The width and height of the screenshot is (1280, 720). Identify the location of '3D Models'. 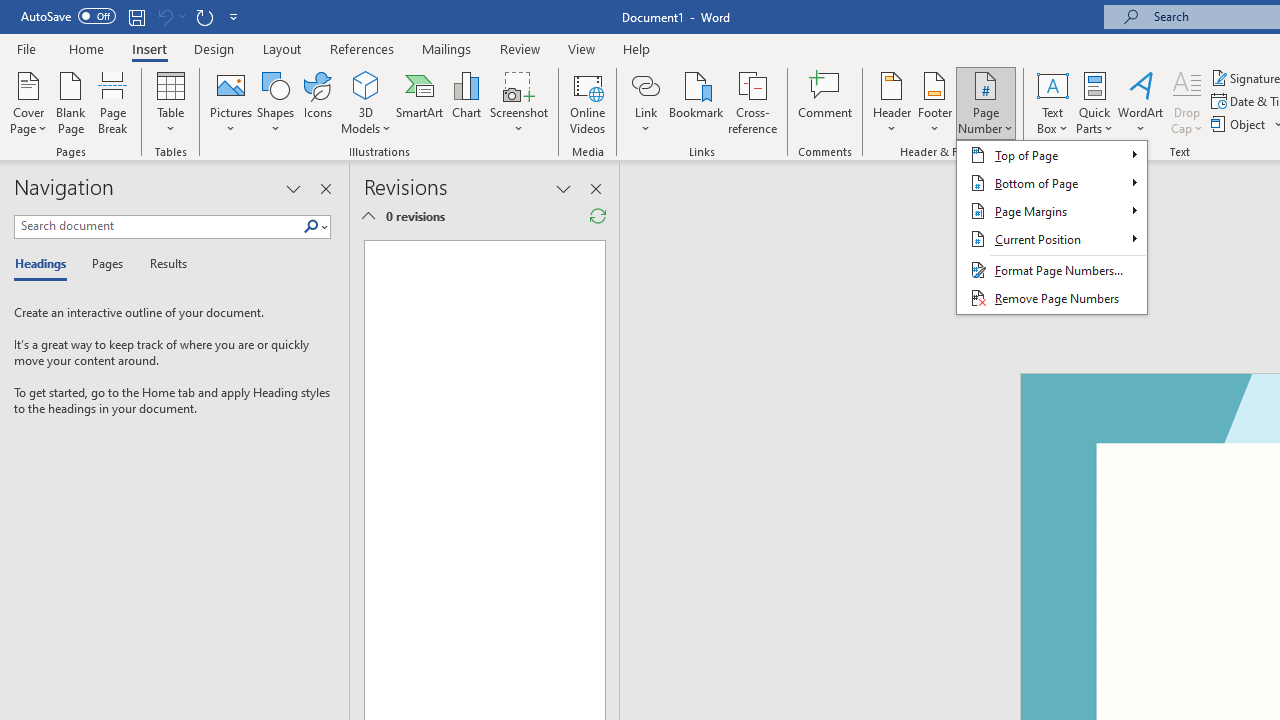
(366, 84).